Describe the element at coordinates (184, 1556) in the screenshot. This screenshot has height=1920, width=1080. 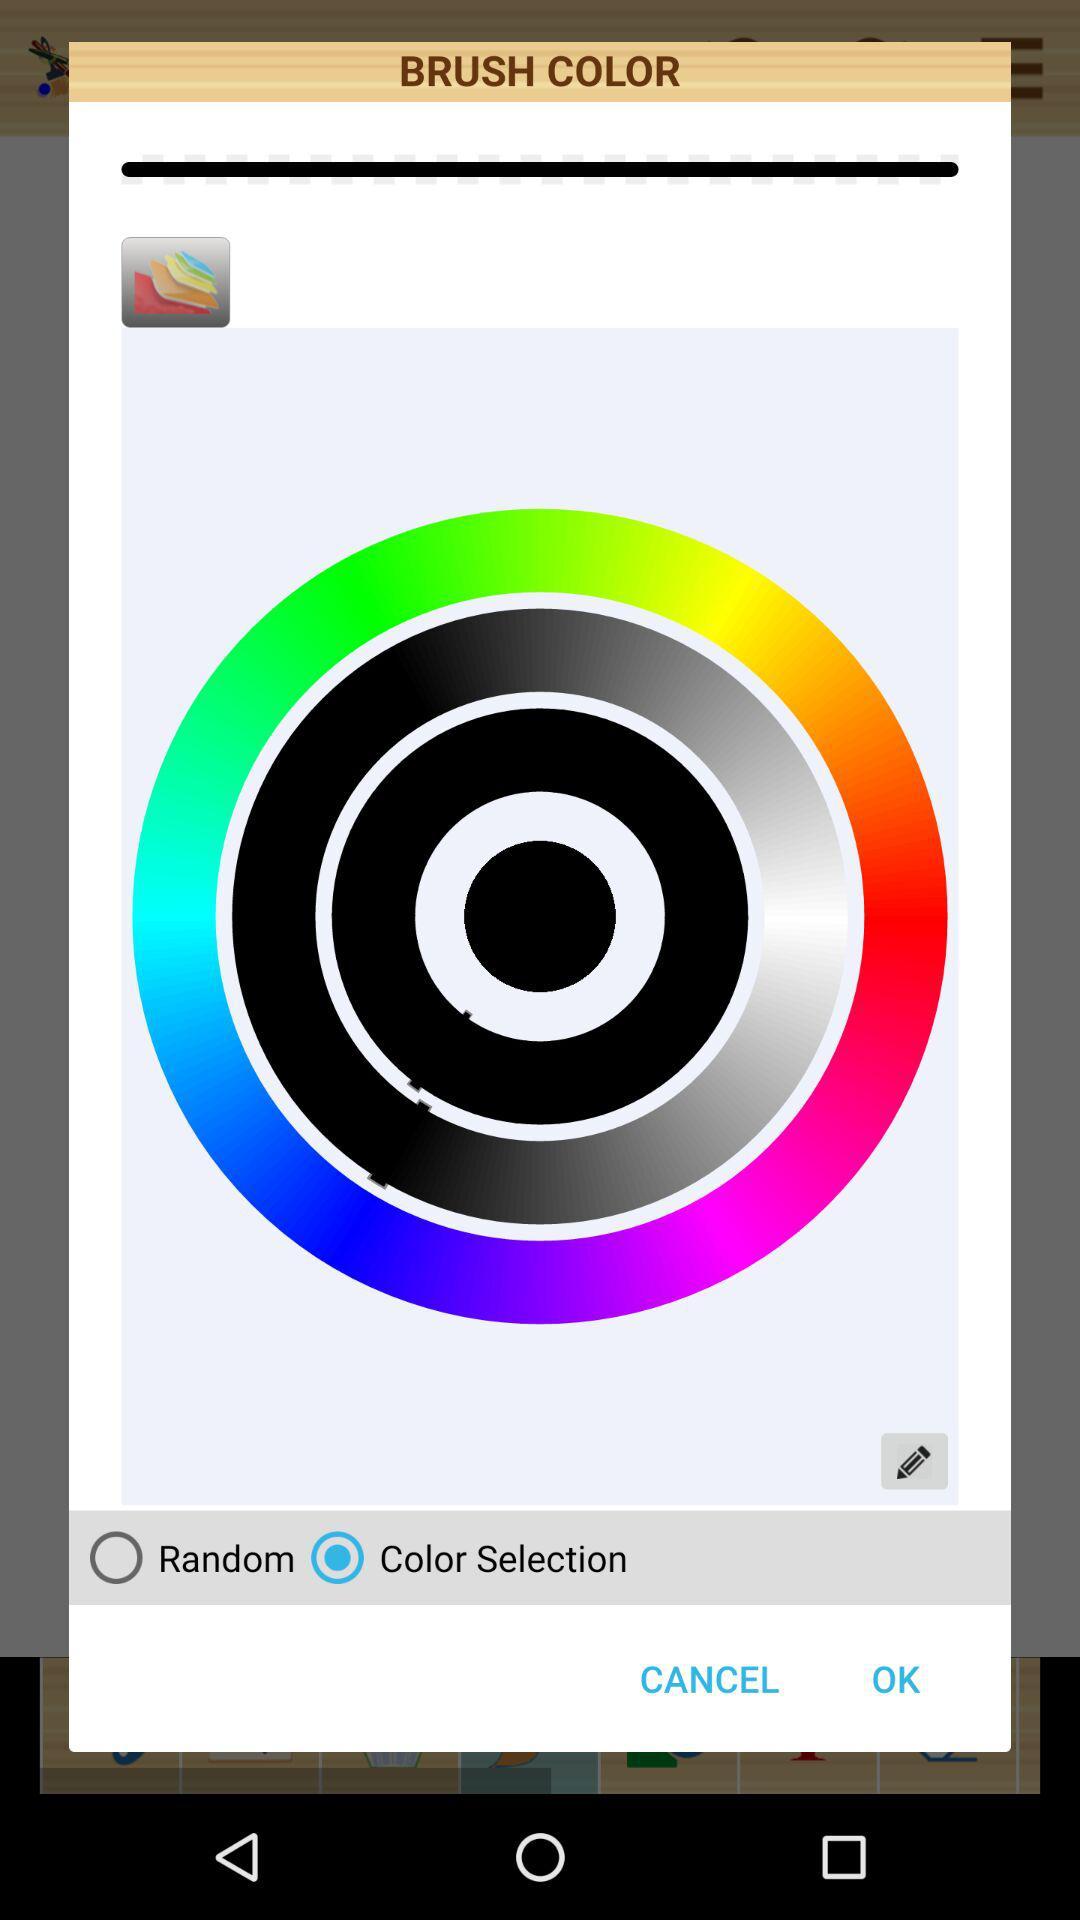
I see `item to the left of color selection icon` at that location.